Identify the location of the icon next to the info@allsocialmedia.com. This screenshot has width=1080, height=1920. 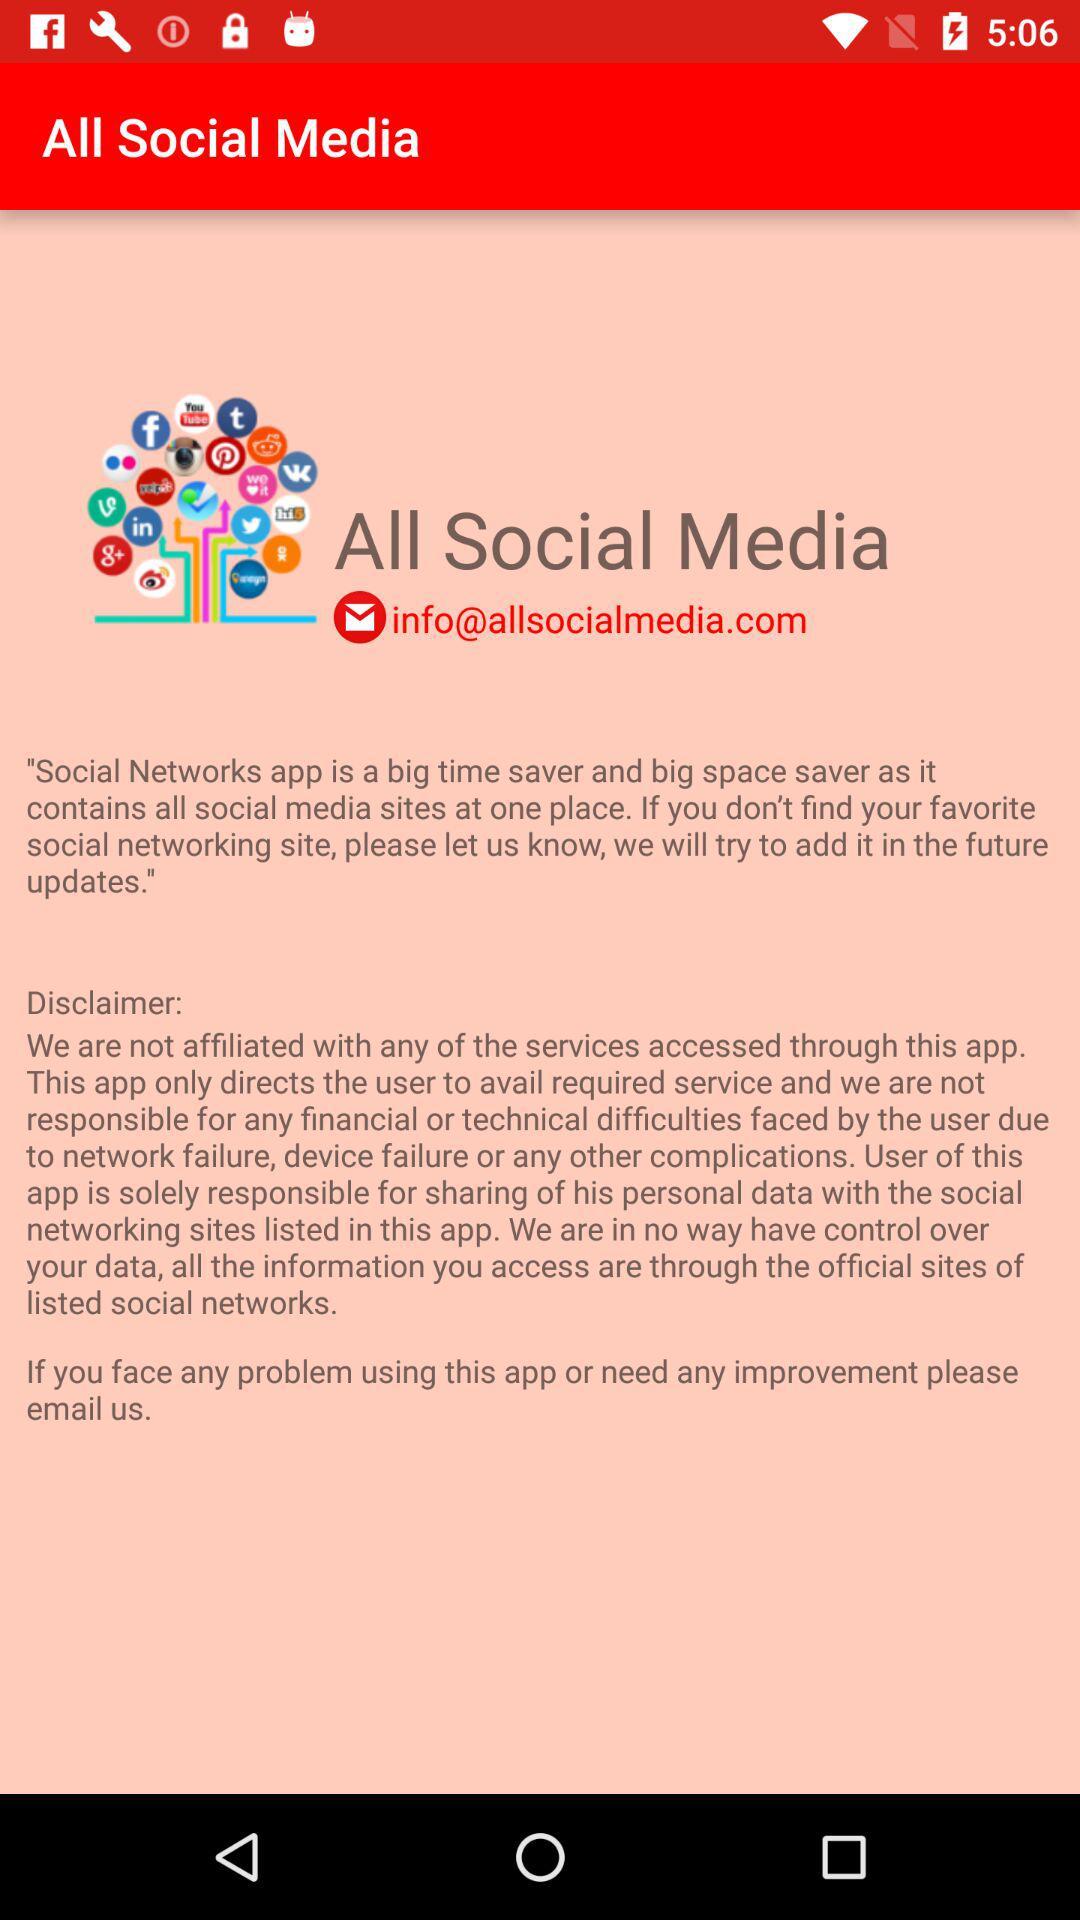
(358, 616).